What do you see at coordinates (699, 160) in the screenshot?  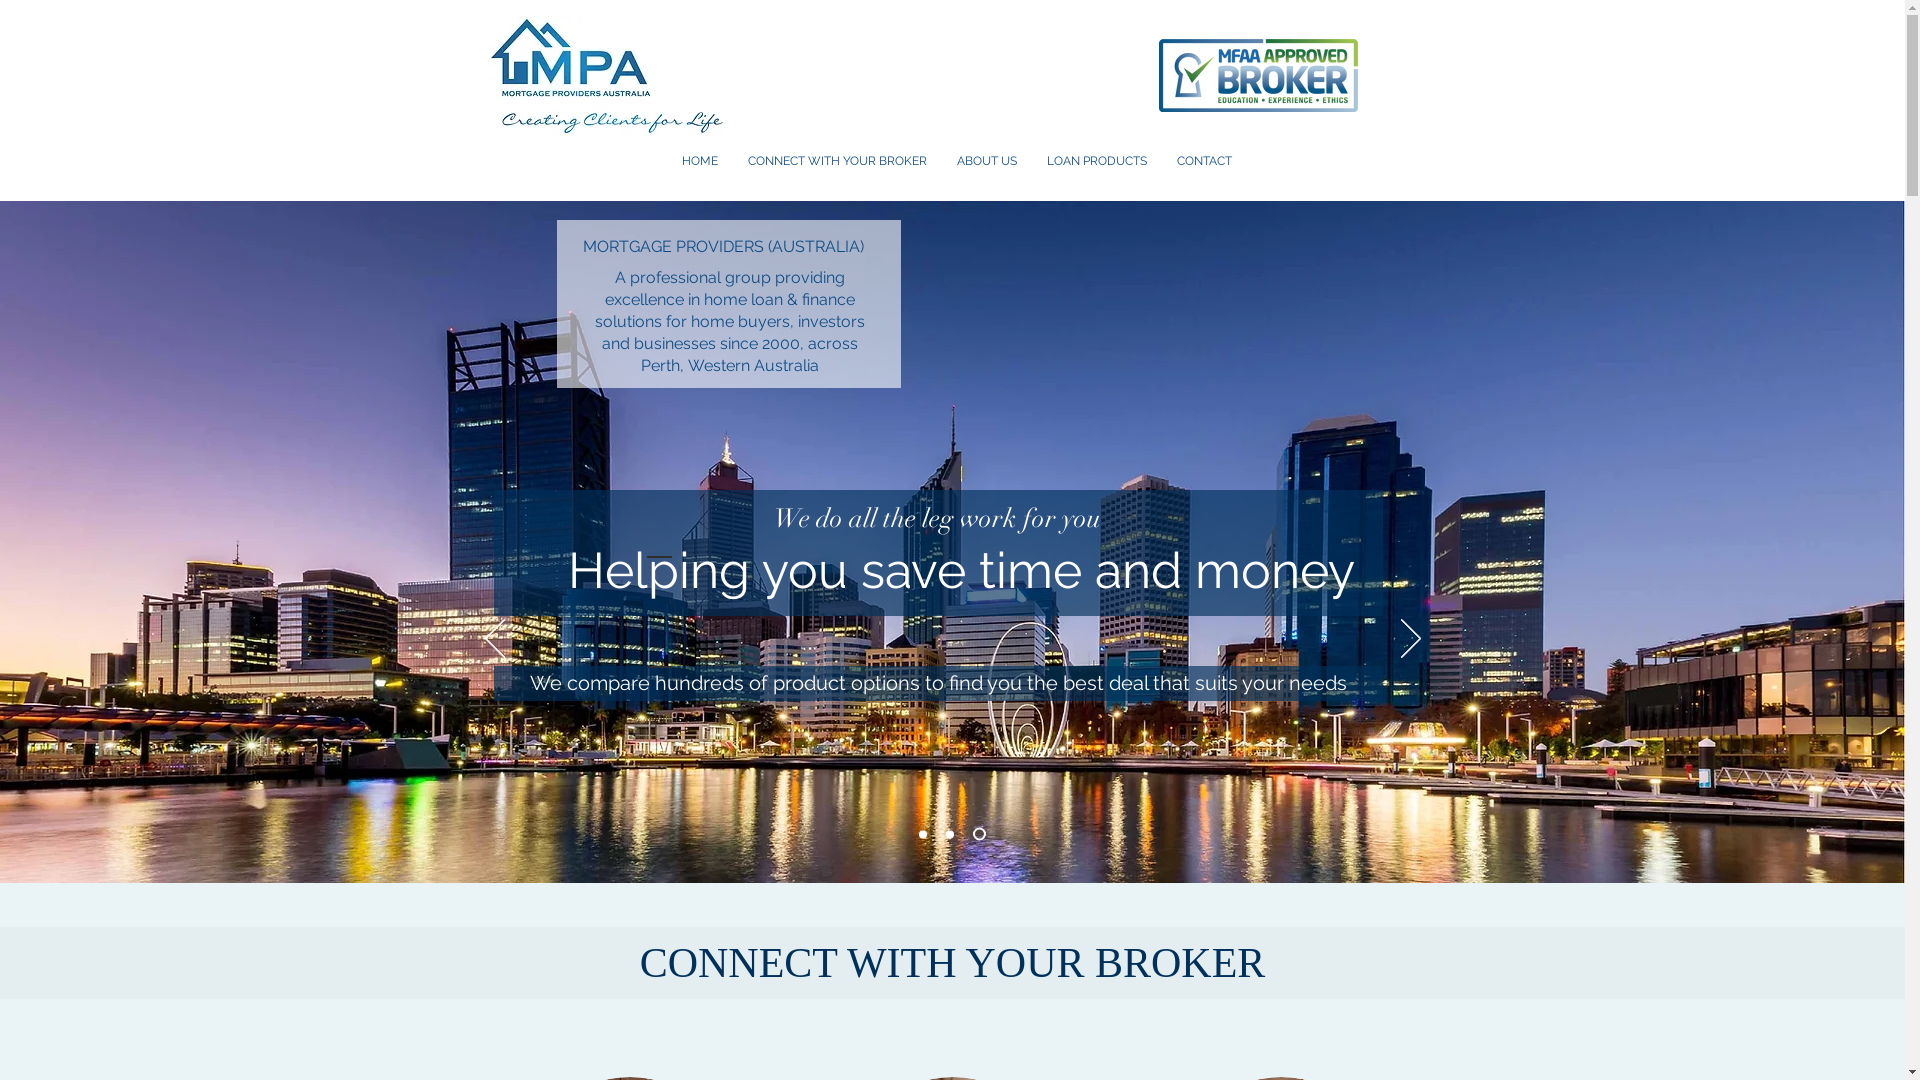 I see `'HOME'` at bounding box center [699, 160].